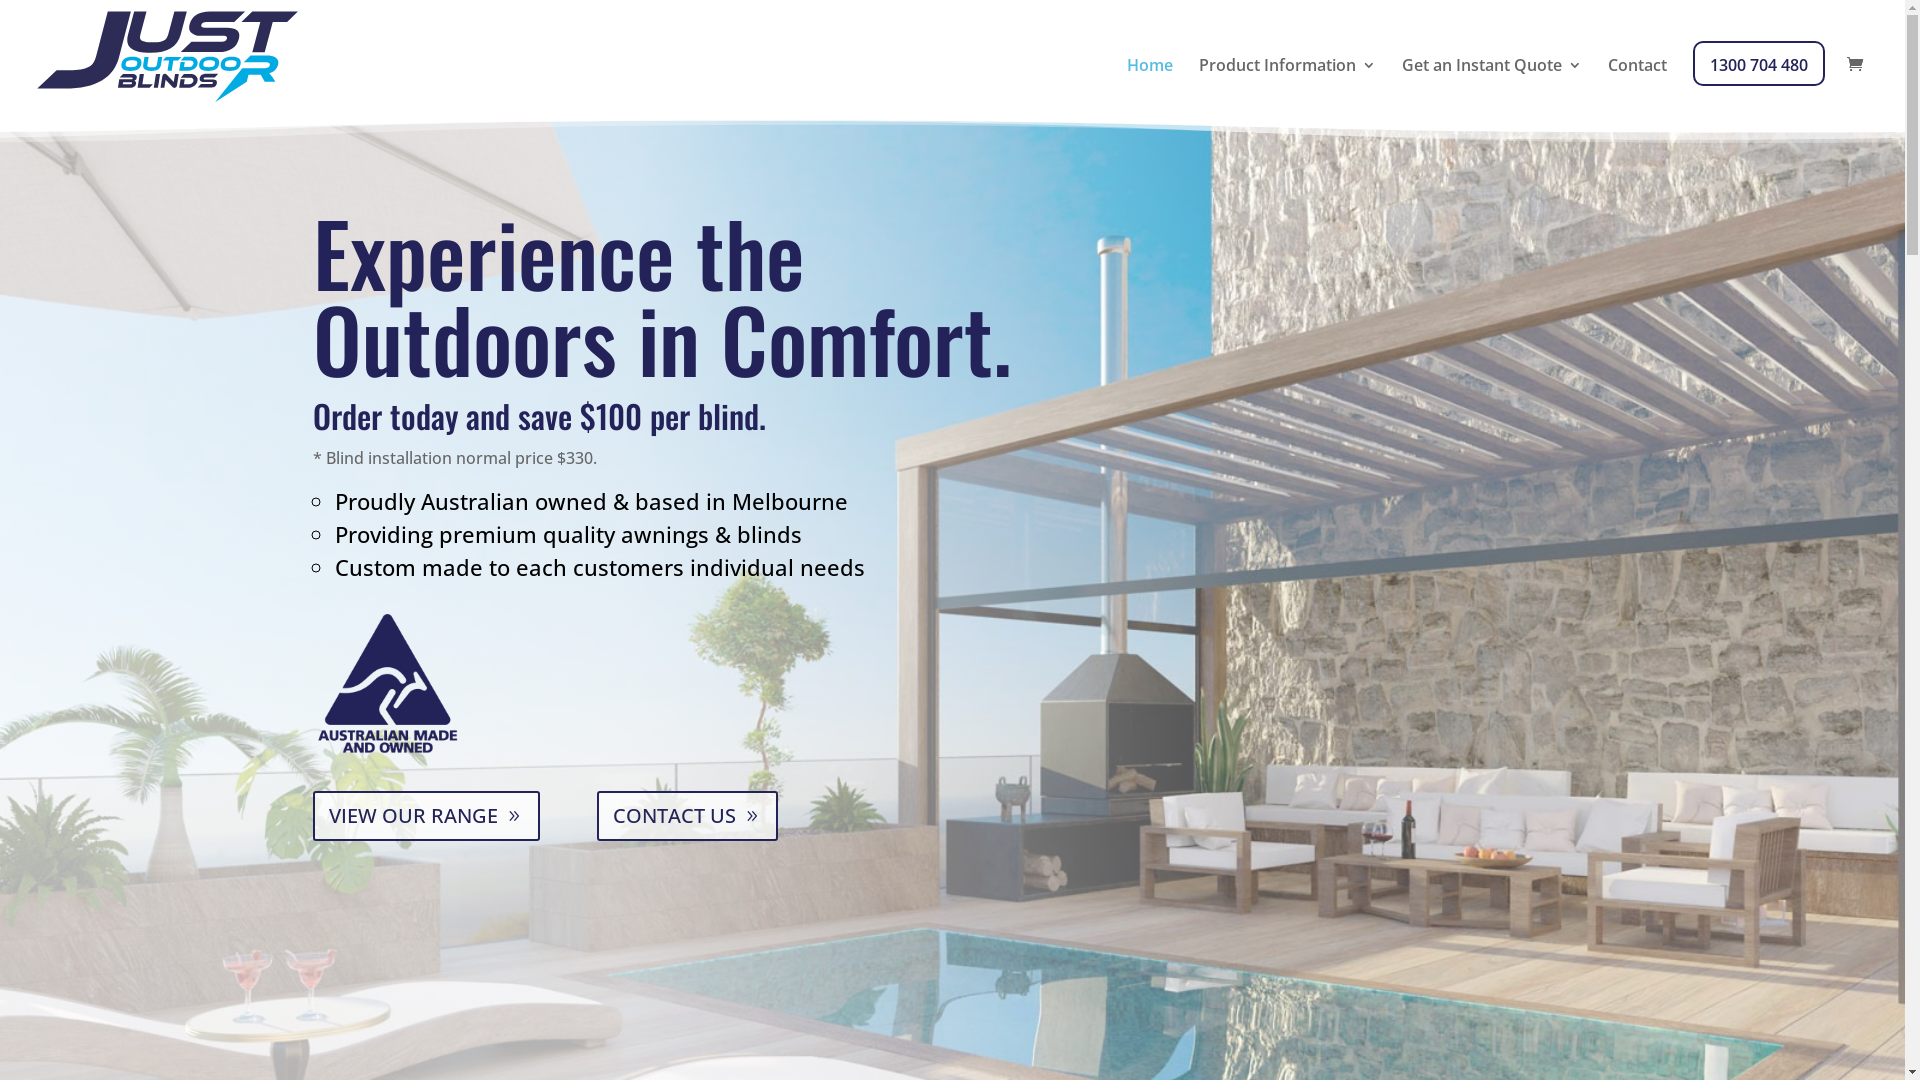 The height and width of the screenshot is (1080, 1920). What do you see at coordinates (687, 816) in the screenshot?
I see `'CONTACT US'` at bounding box center [687, 816].